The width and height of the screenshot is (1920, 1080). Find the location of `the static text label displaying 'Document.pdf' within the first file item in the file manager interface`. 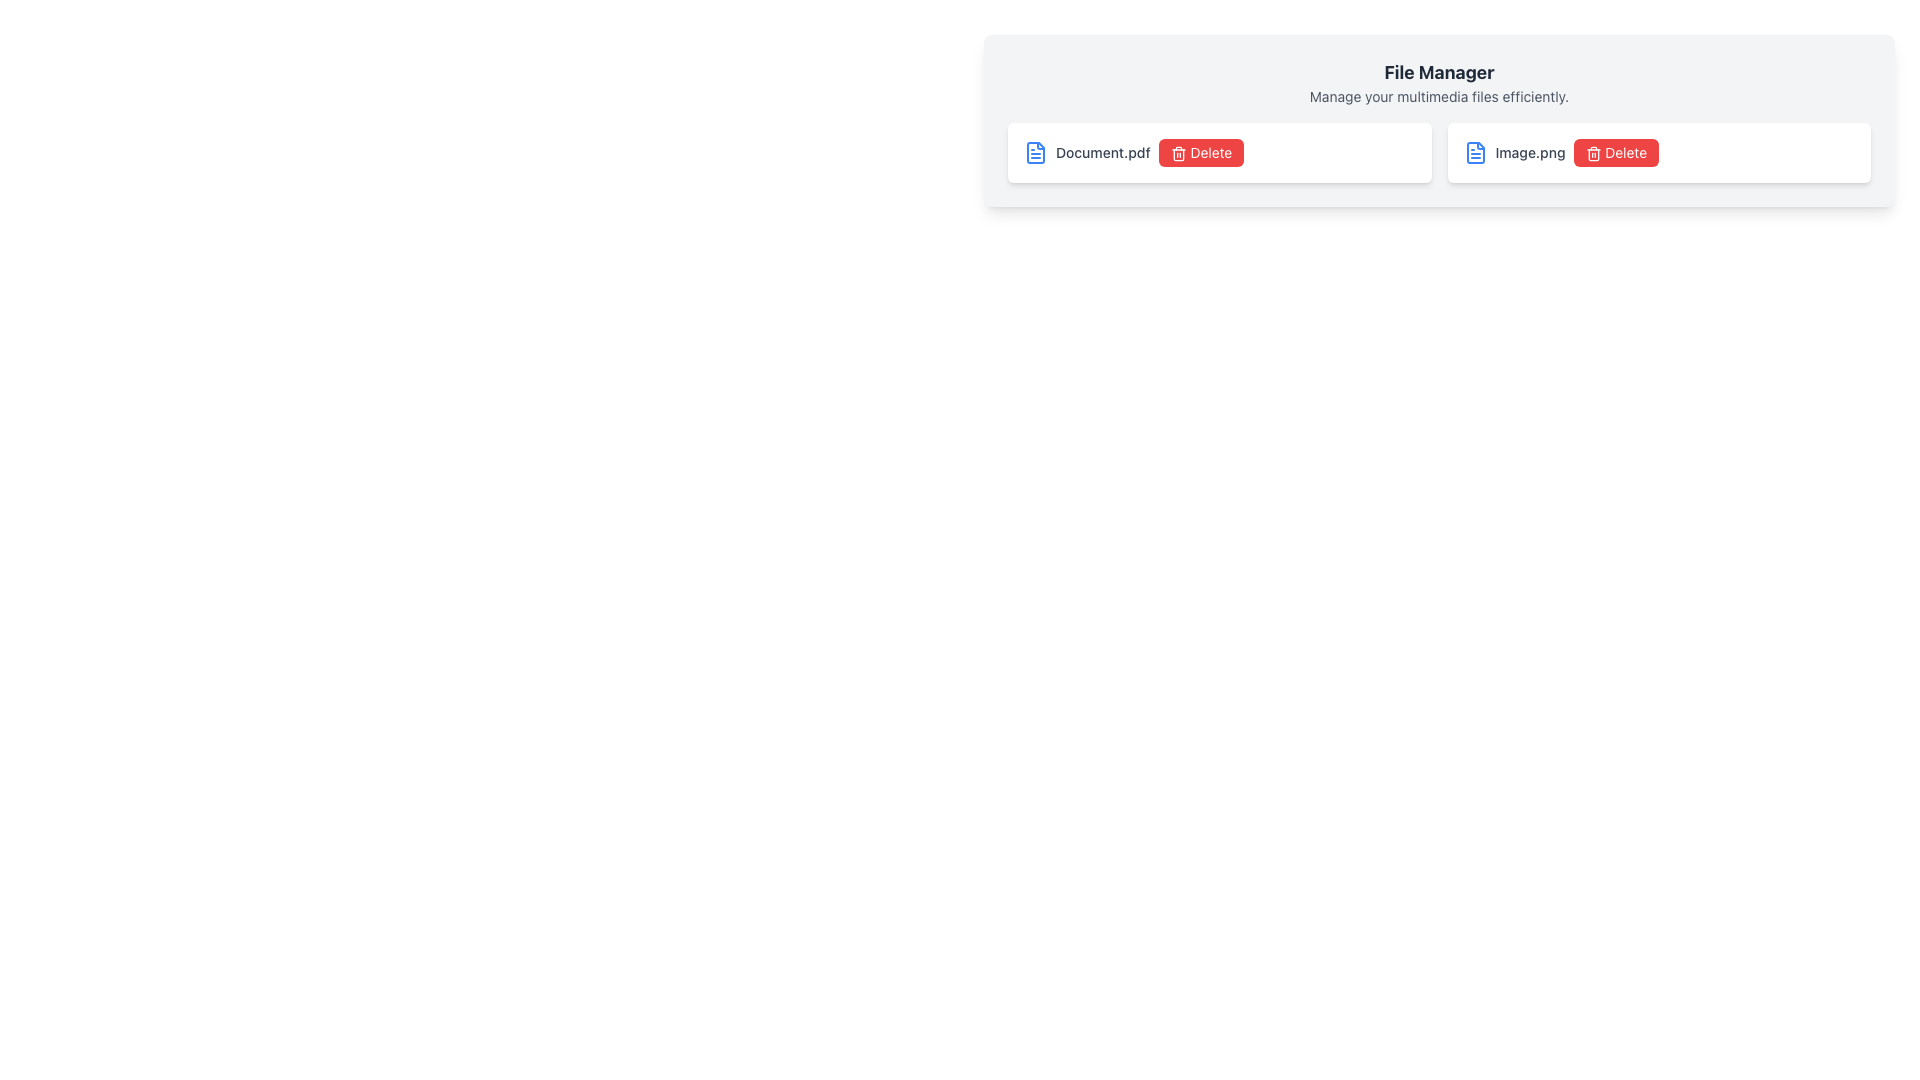

the static text label displaying 'Document.pdf' within the first file item in the file manager interface is located at coordinates (1102, 152).